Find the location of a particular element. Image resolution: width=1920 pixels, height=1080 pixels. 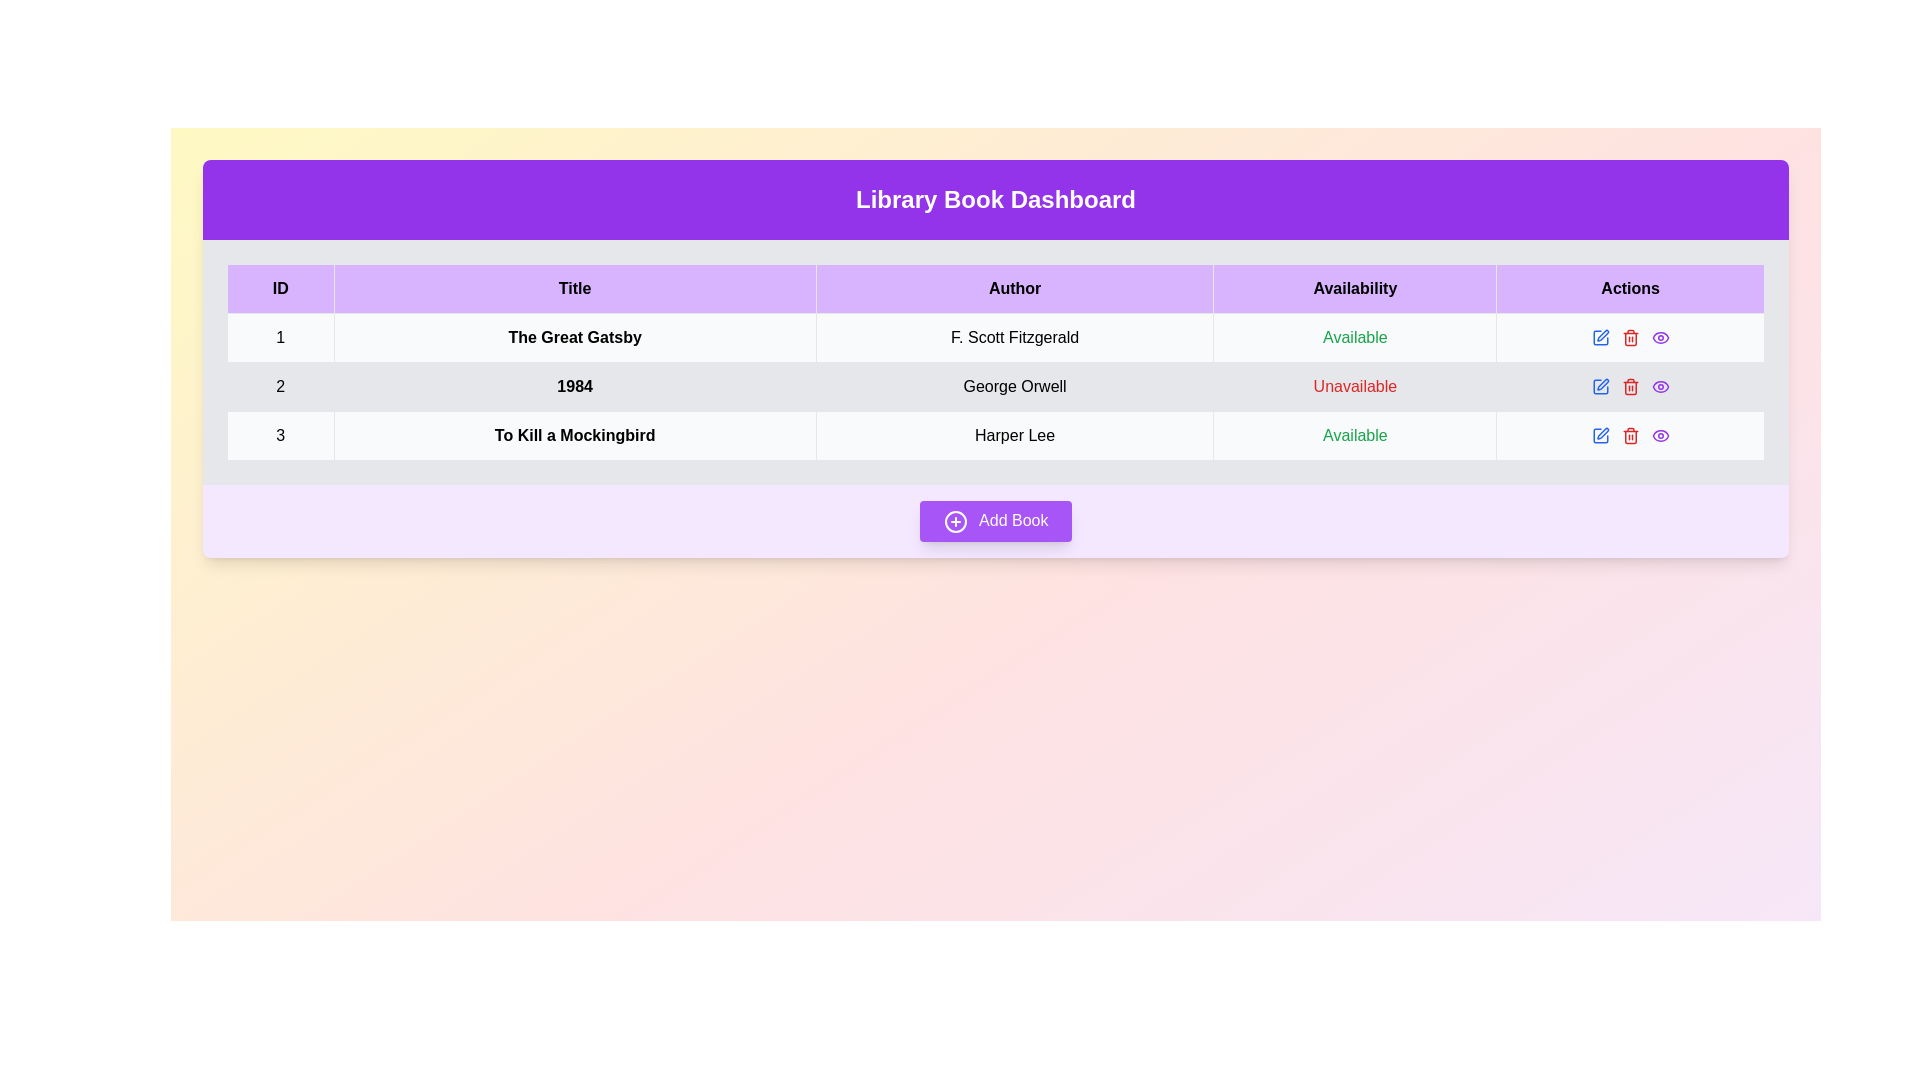

the eye icon in the 'Actions' column of the table row for the book '1984' is located at coordinates (1660, 337).